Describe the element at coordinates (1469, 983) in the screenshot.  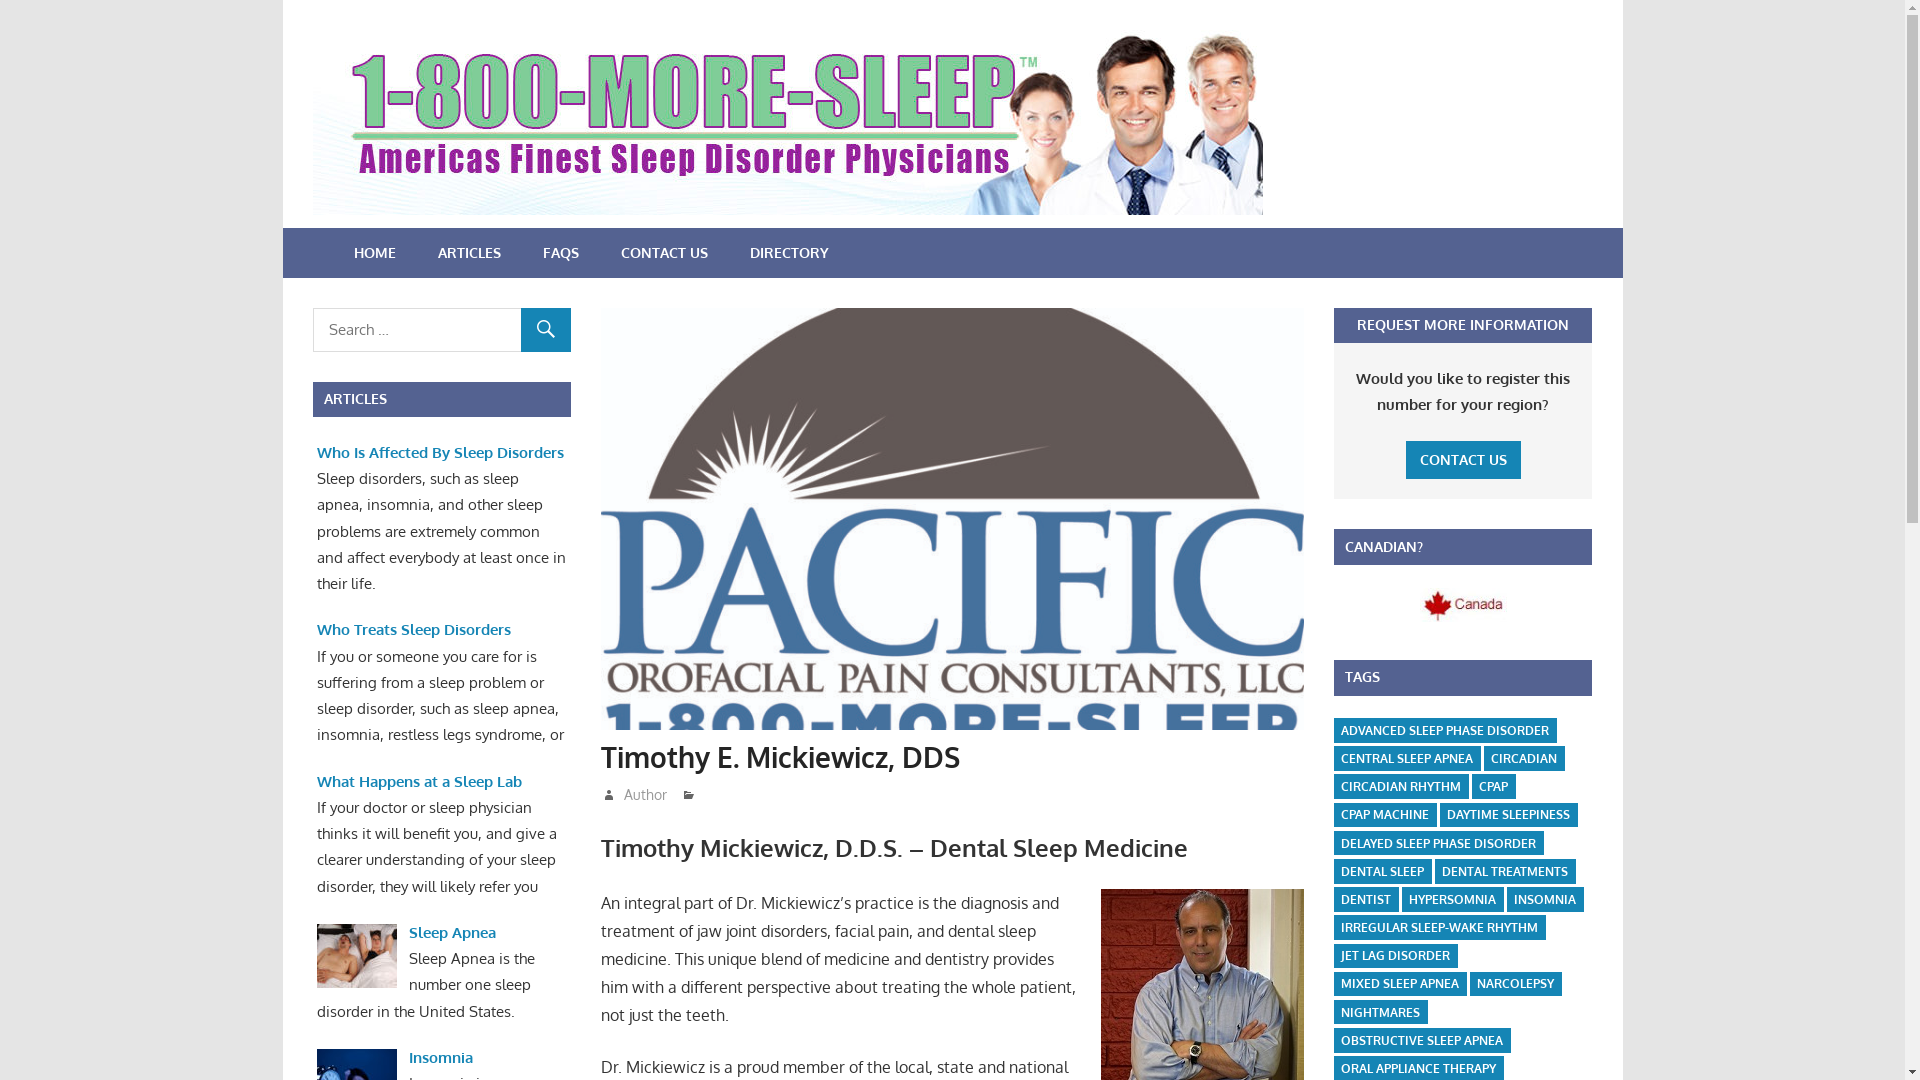
I see `'NARCOLEPSY'` at that location.